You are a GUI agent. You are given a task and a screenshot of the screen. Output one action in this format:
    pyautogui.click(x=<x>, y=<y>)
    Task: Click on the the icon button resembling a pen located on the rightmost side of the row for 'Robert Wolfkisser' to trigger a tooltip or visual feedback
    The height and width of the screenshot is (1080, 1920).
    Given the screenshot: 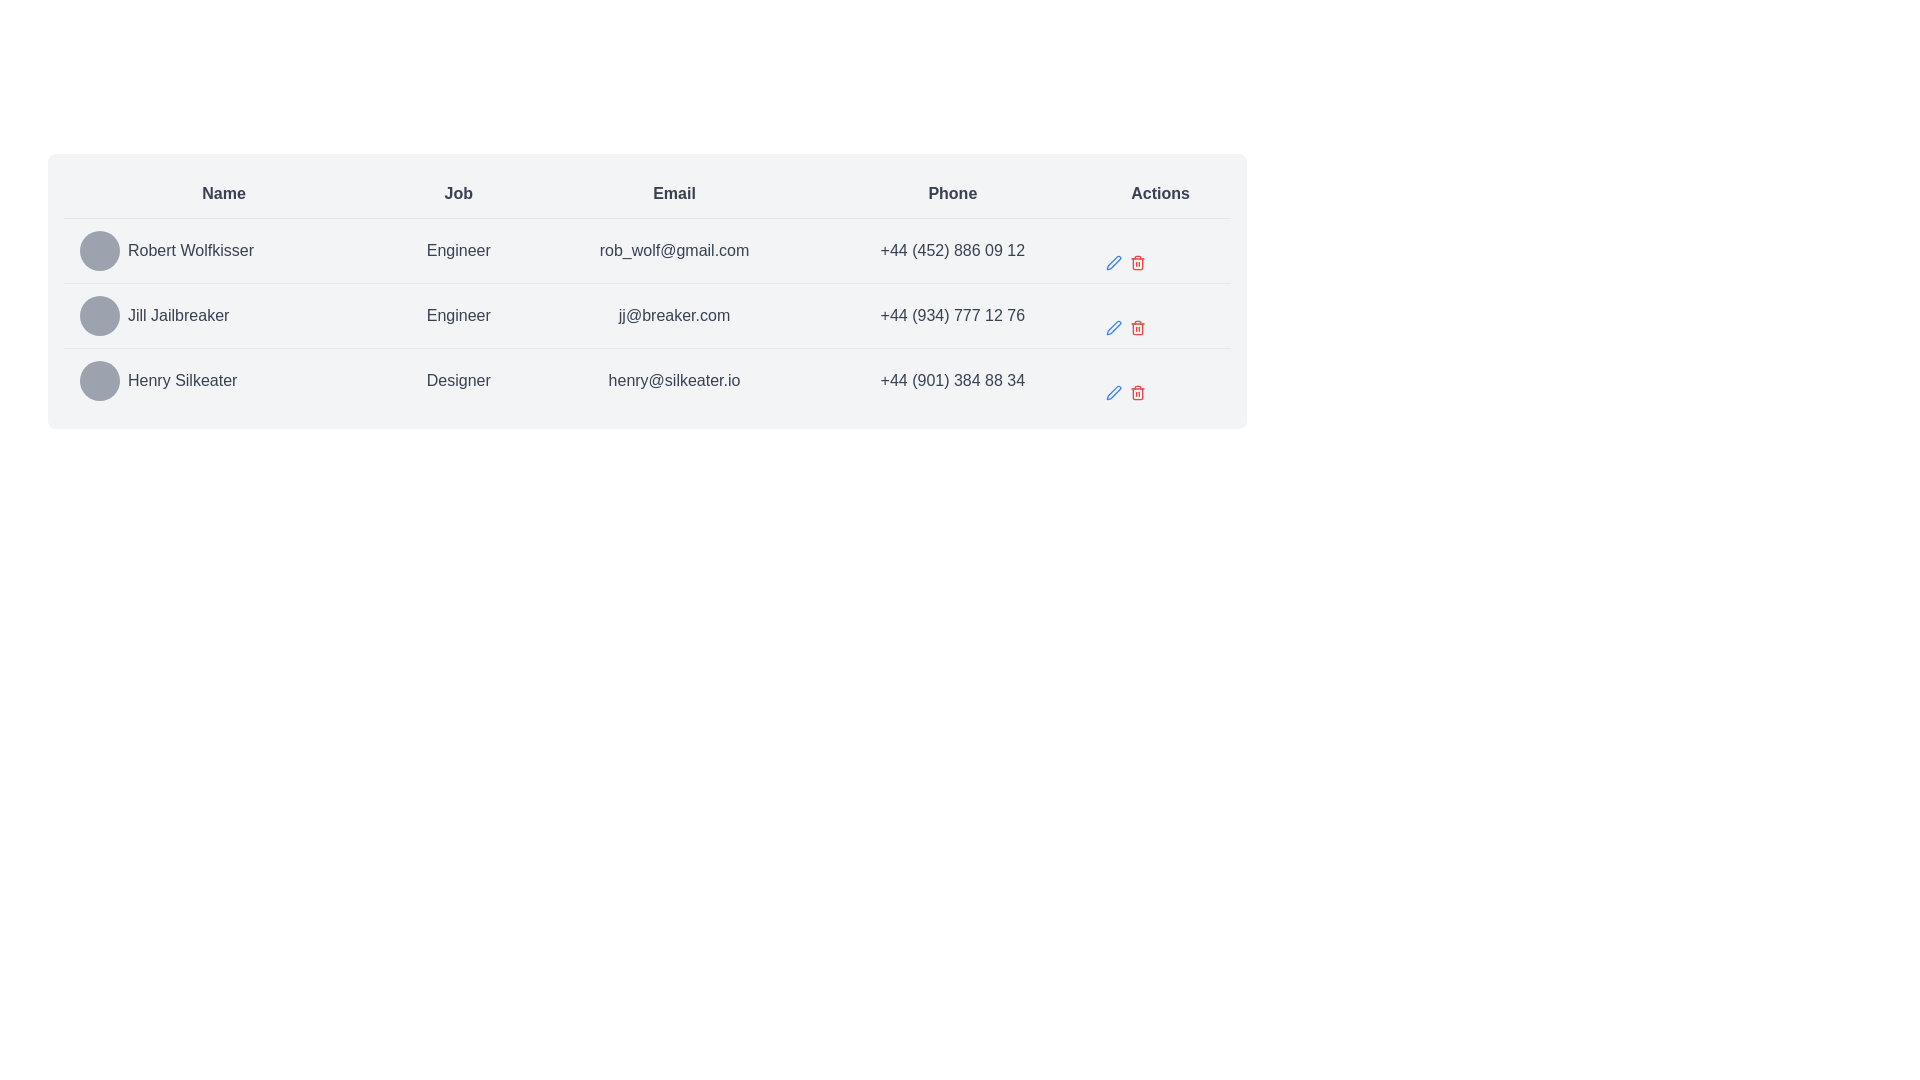 What is the action you would take?
    pyautogui.click(x=1112, y=326)
    